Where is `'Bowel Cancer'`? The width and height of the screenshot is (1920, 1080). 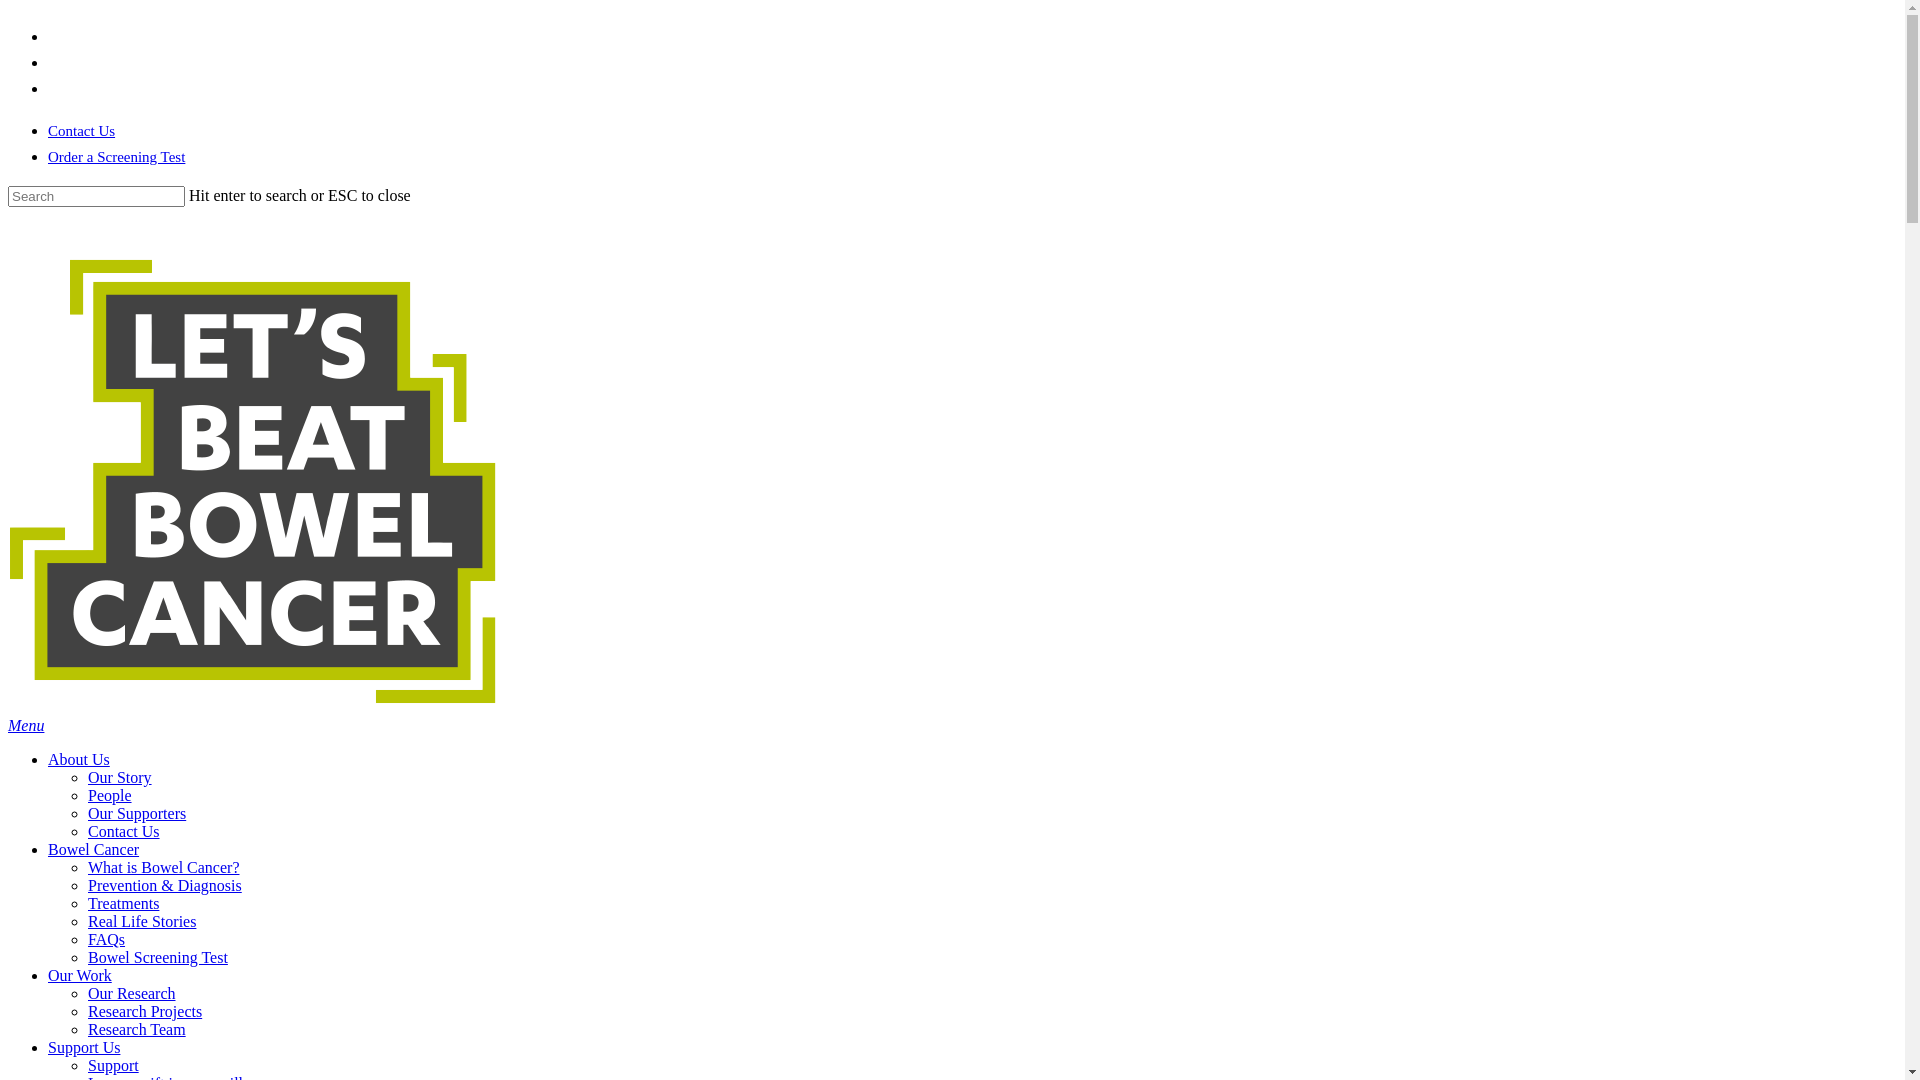
'Bowel Cancer' is located at coordinates (92, 849).